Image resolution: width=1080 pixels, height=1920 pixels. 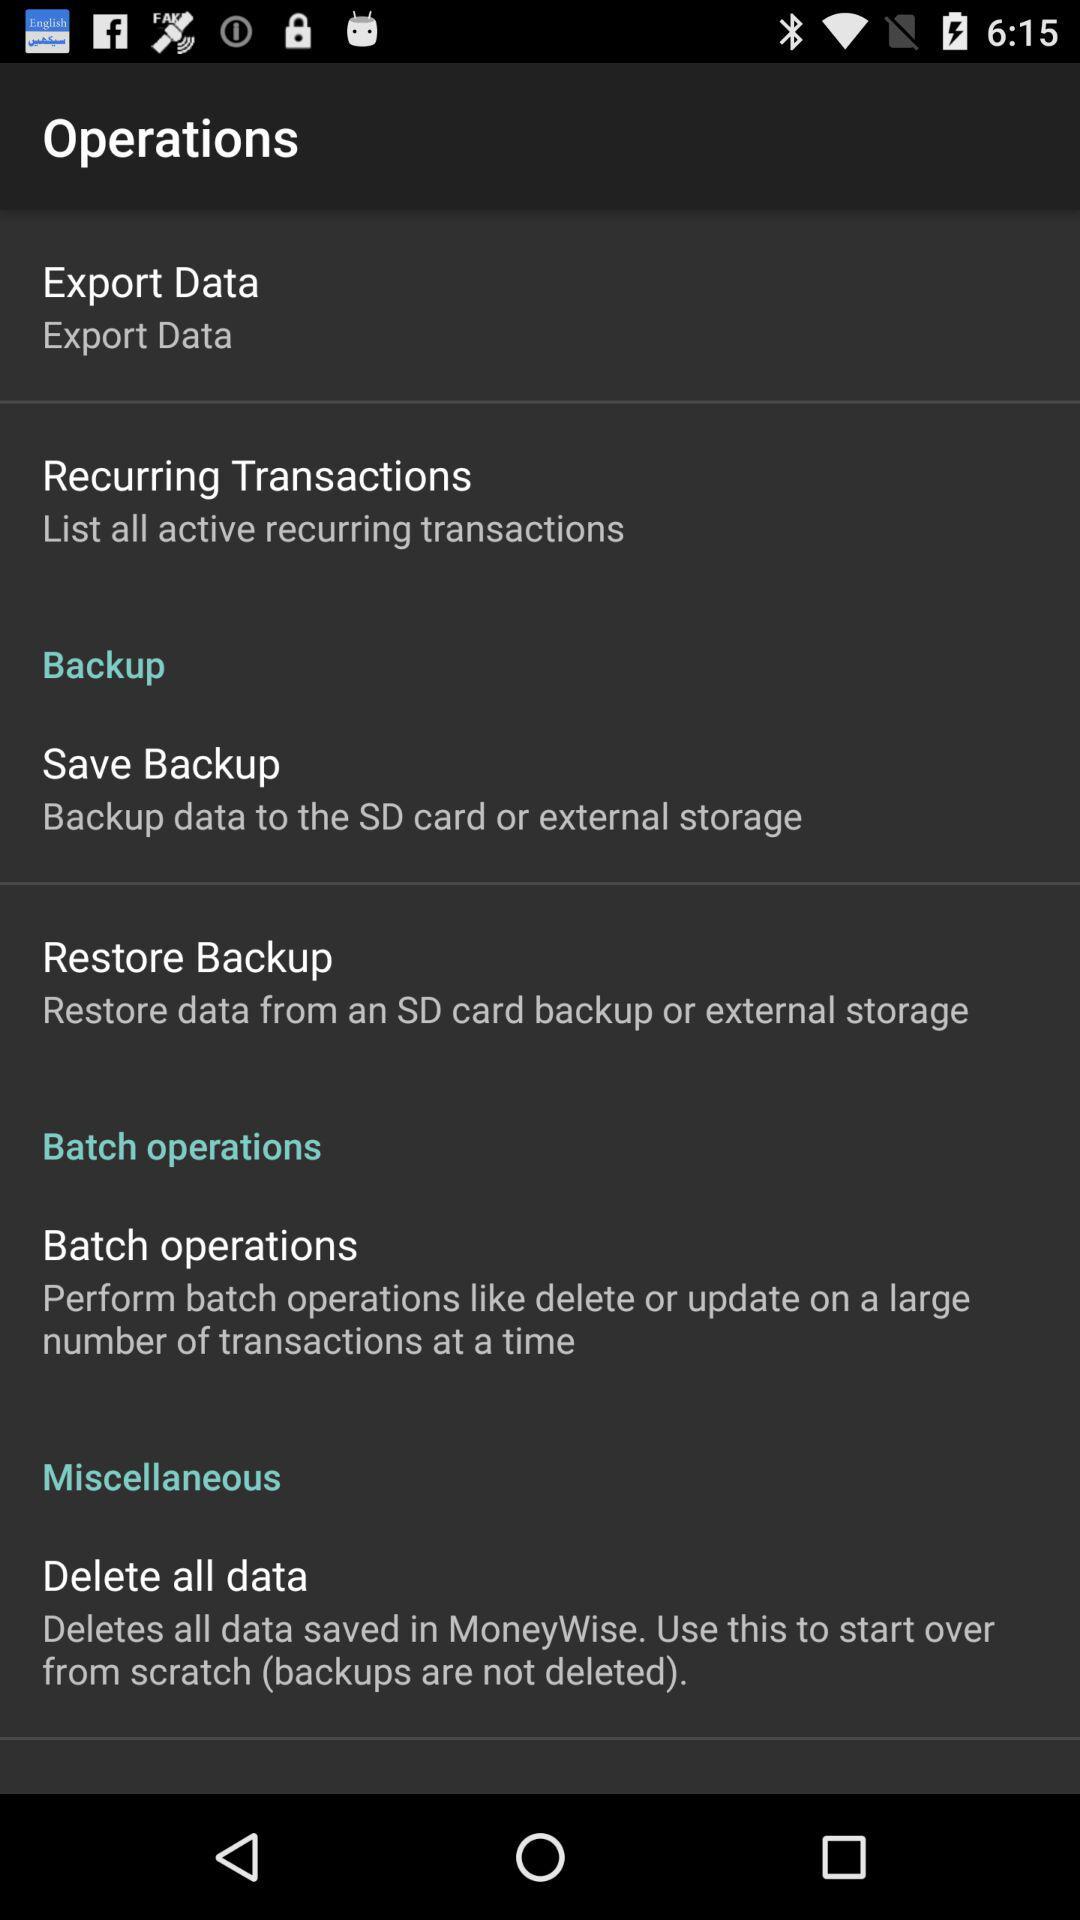 I want to click on the icon above the backup icon, so click(x=332, y=527).